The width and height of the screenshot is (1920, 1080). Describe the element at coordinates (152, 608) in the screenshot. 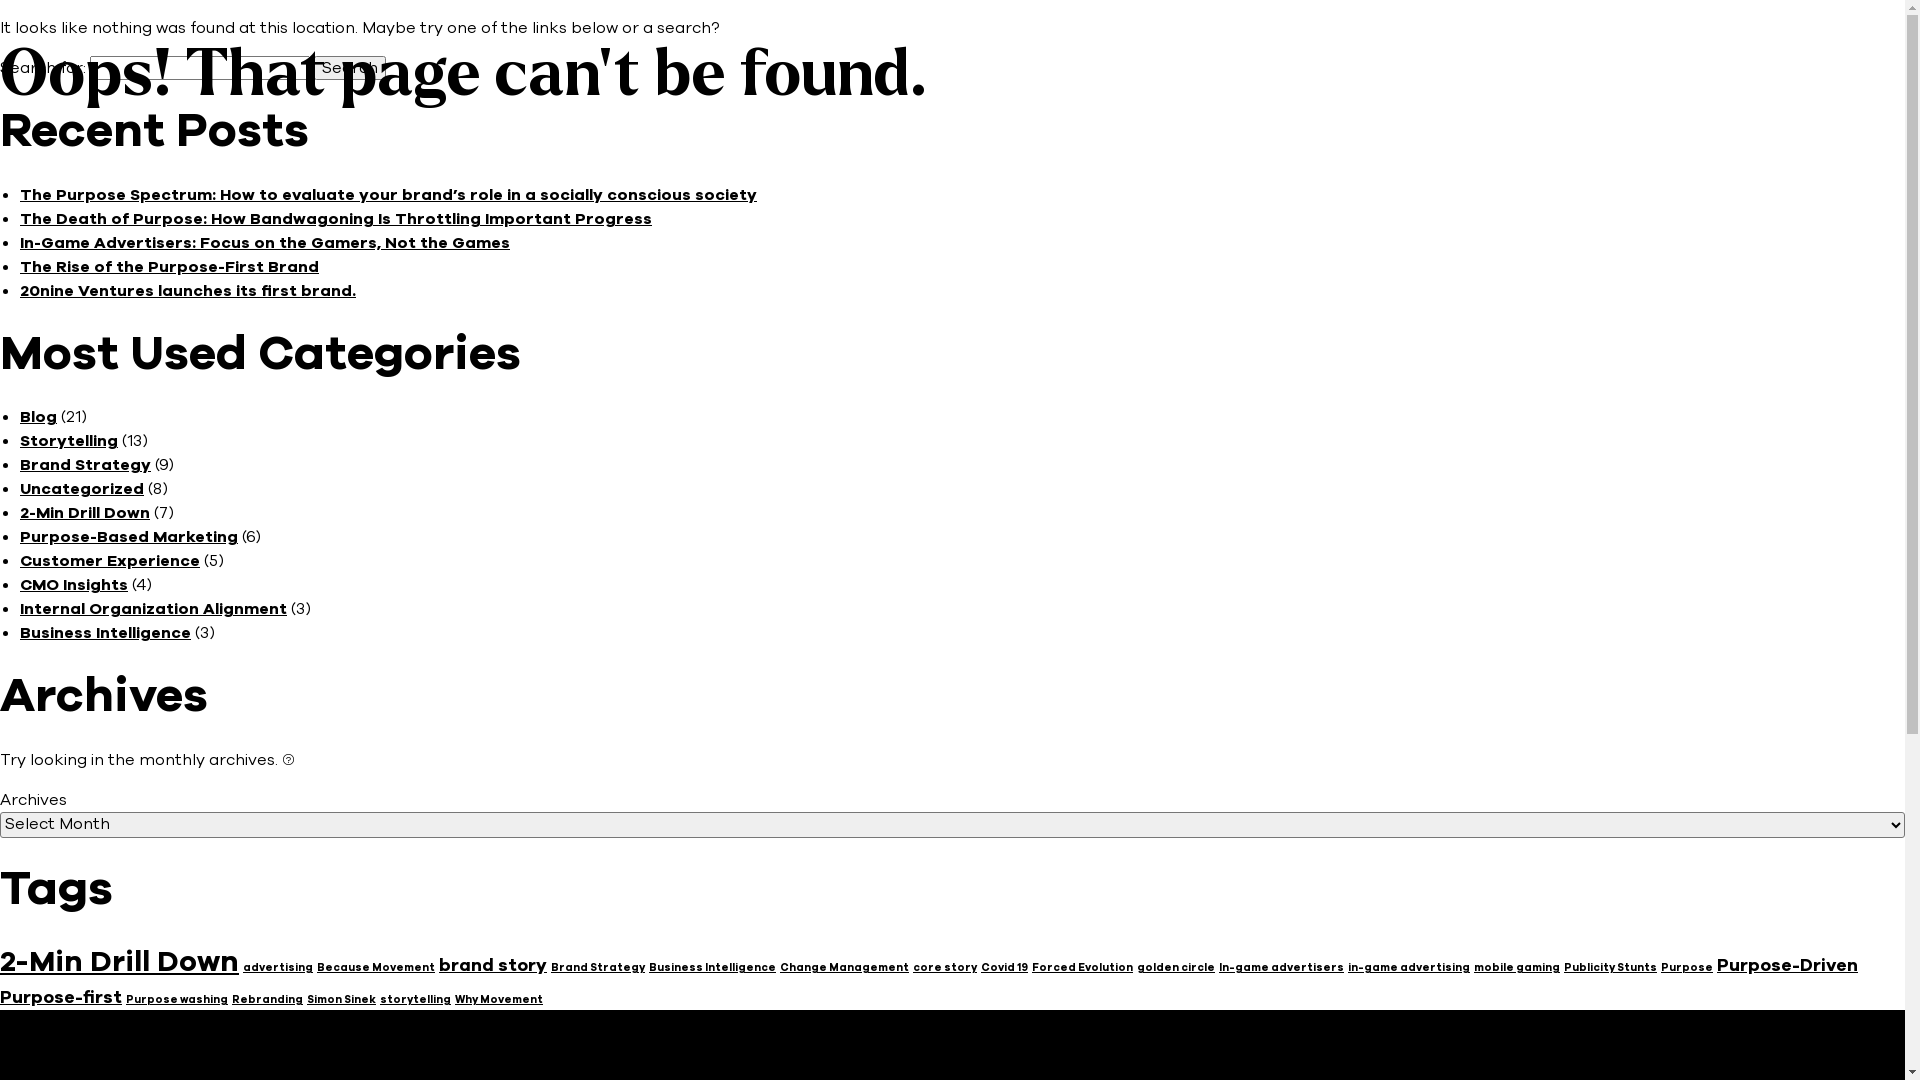

I see `'Internal Organization Alignment'` at that location.